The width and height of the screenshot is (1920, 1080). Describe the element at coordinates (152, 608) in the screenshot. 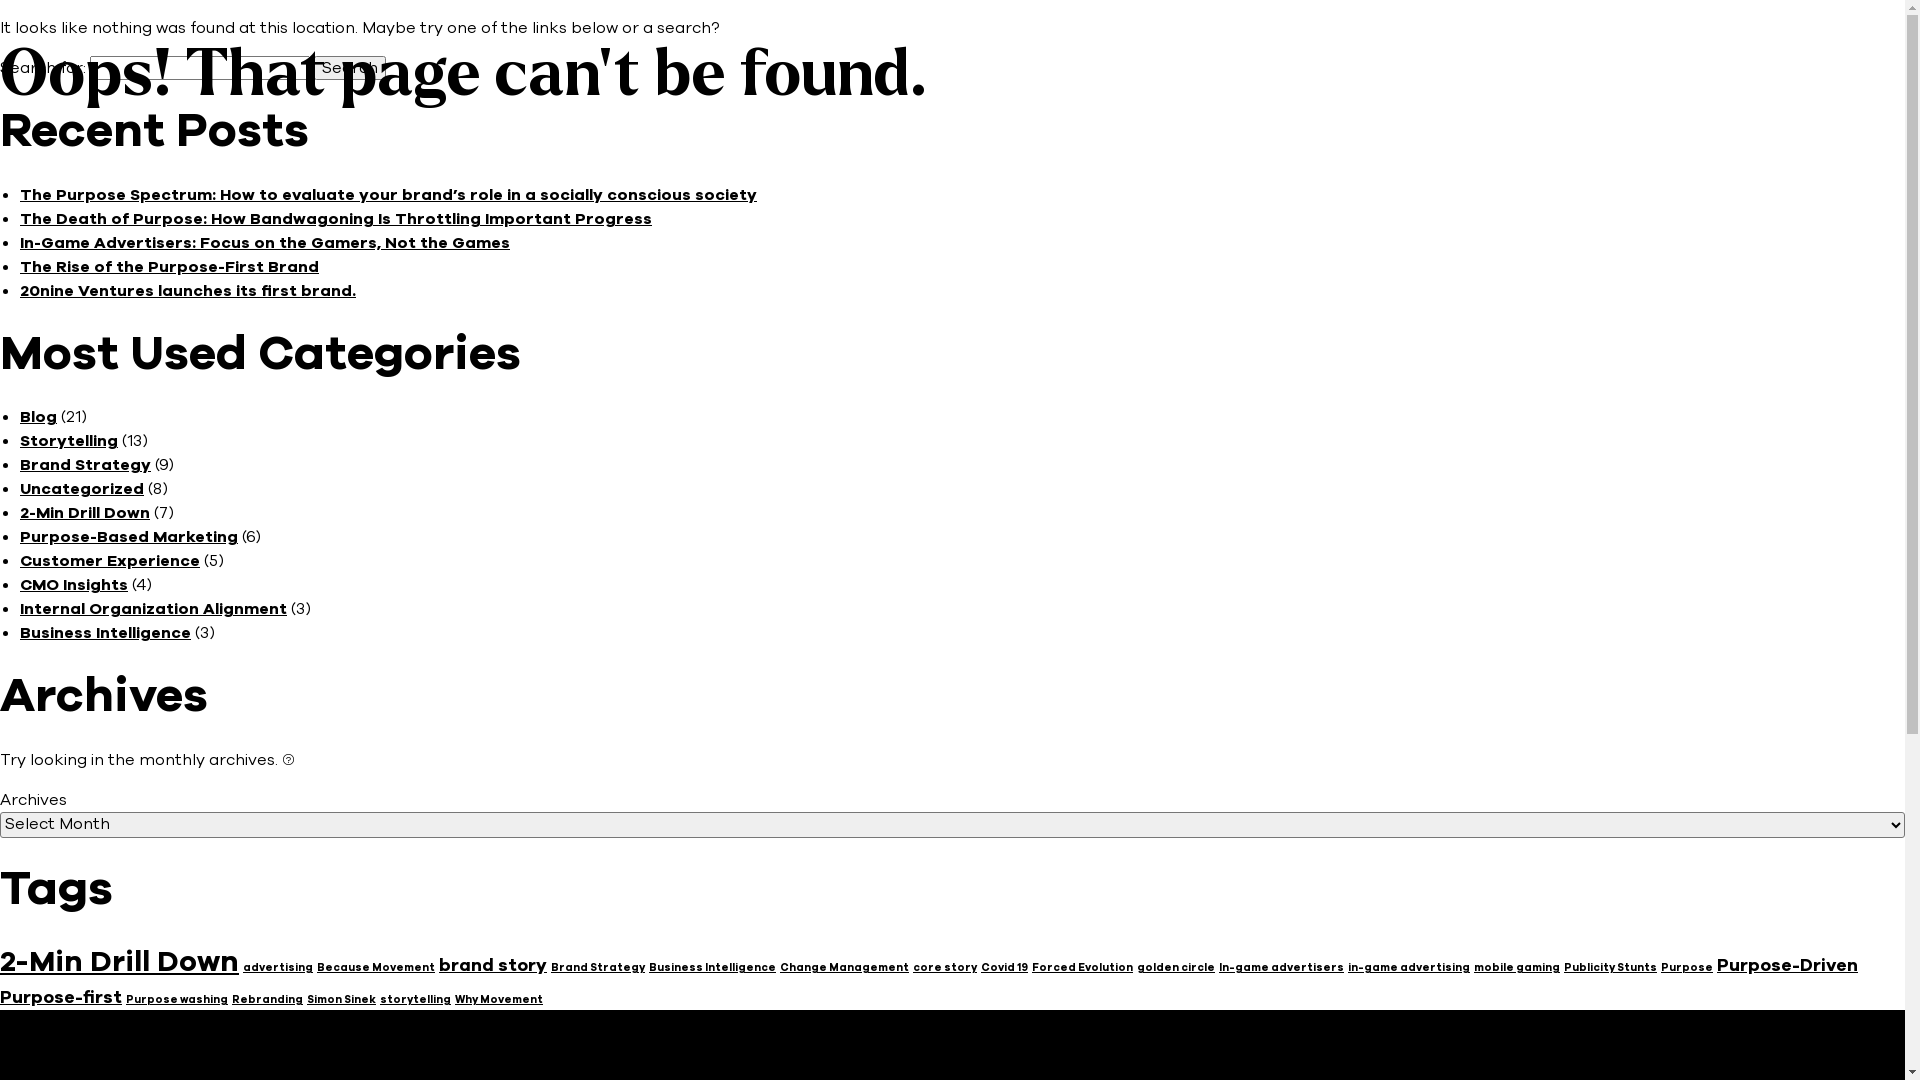

I see `'Internal Organization Alignment'` at that location.